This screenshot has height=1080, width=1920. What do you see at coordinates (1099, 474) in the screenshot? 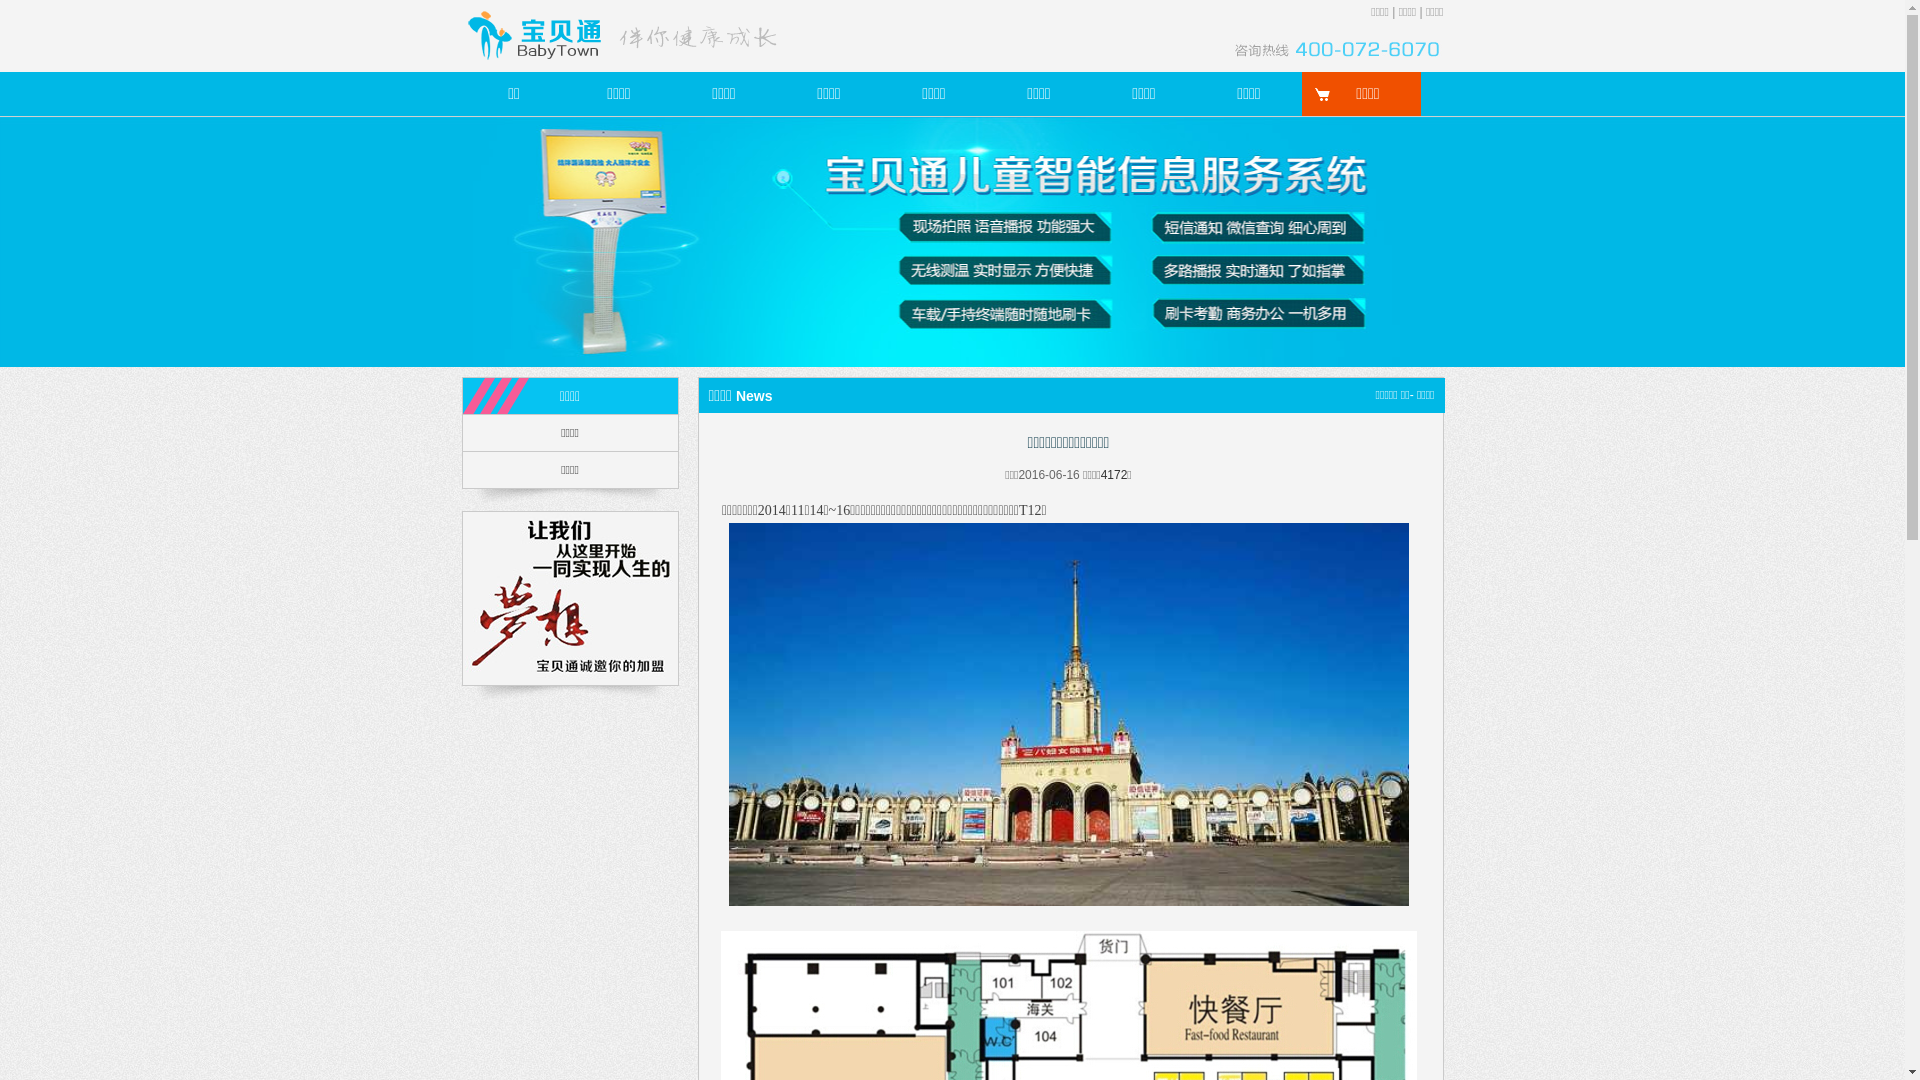
I see `'4172'` at bounding box center [1099, 474].